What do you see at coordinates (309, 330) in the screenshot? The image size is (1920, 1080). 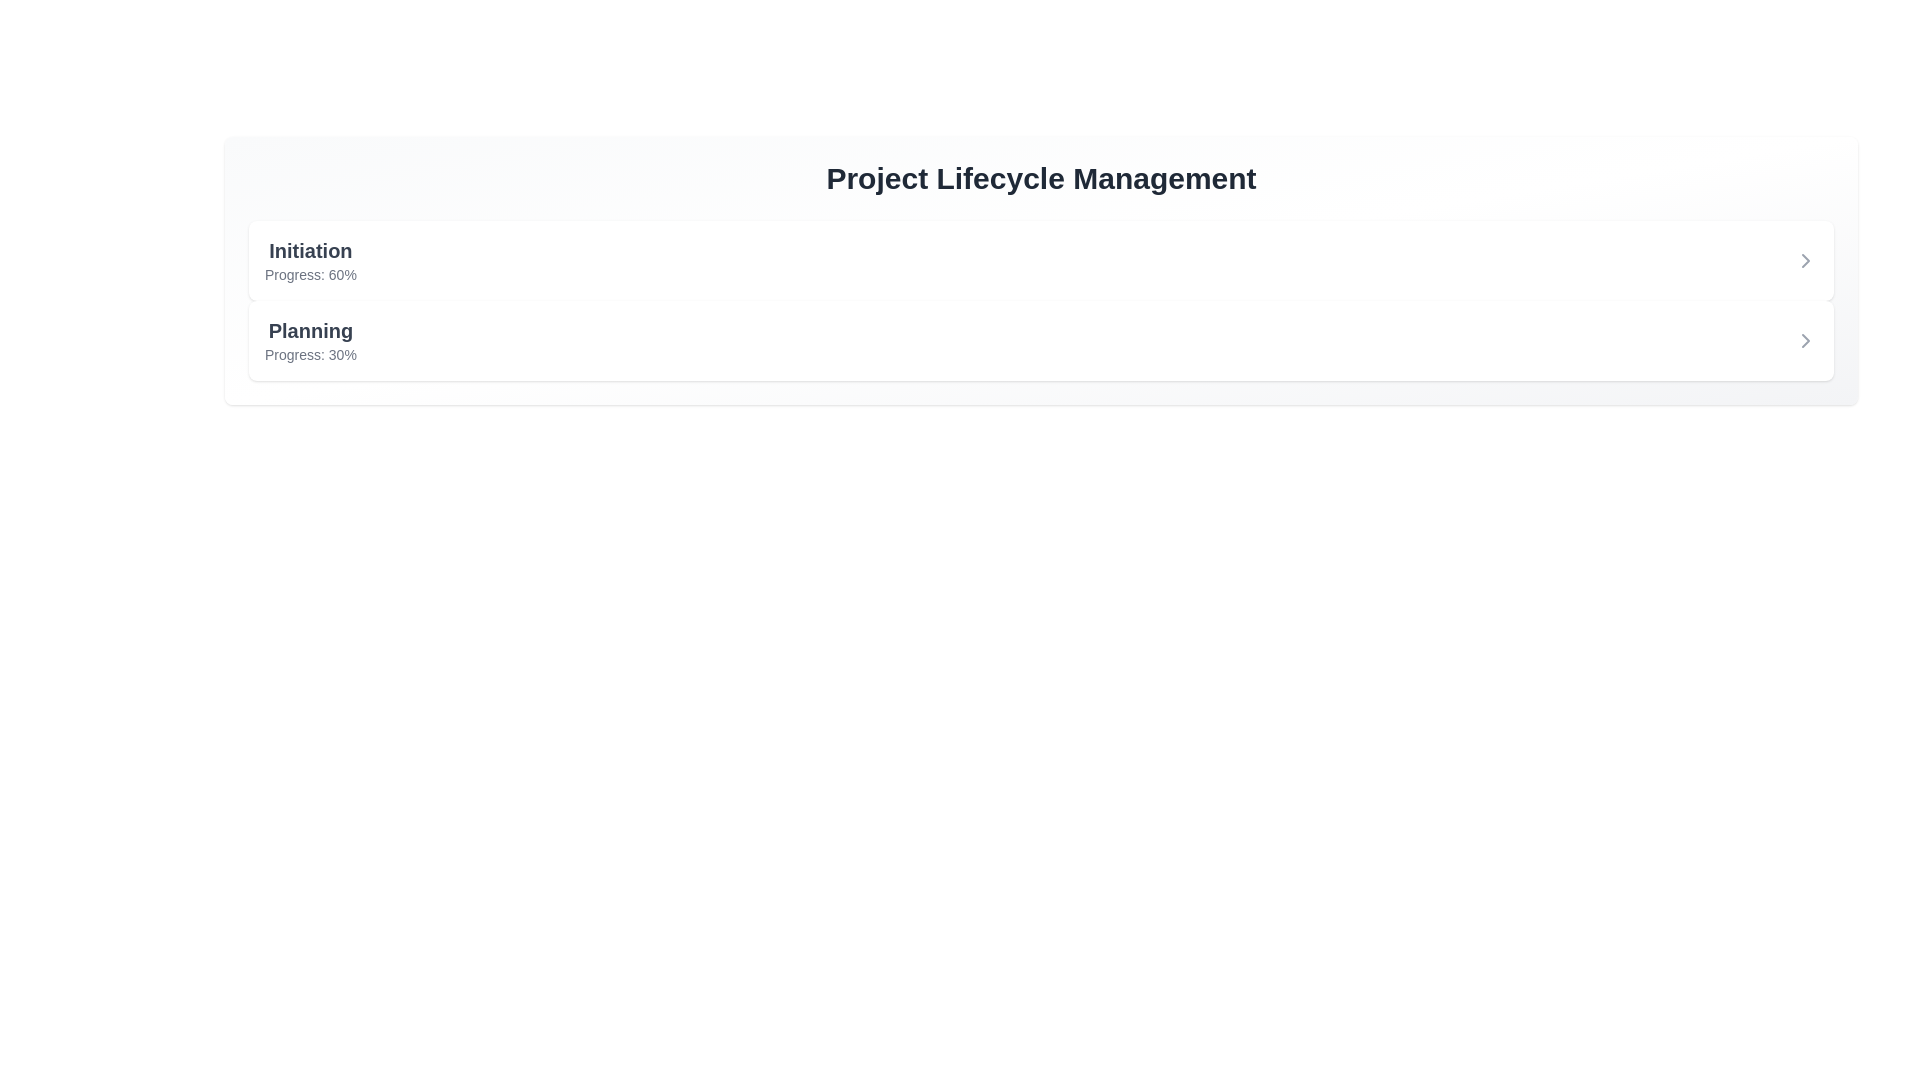 I see `the 'Planning' text label, which serves as the title for the planning phase in the project lifecycle, located above the 'Progress: 30%' text in the second section of the layout` at bounding box center [309, 330].